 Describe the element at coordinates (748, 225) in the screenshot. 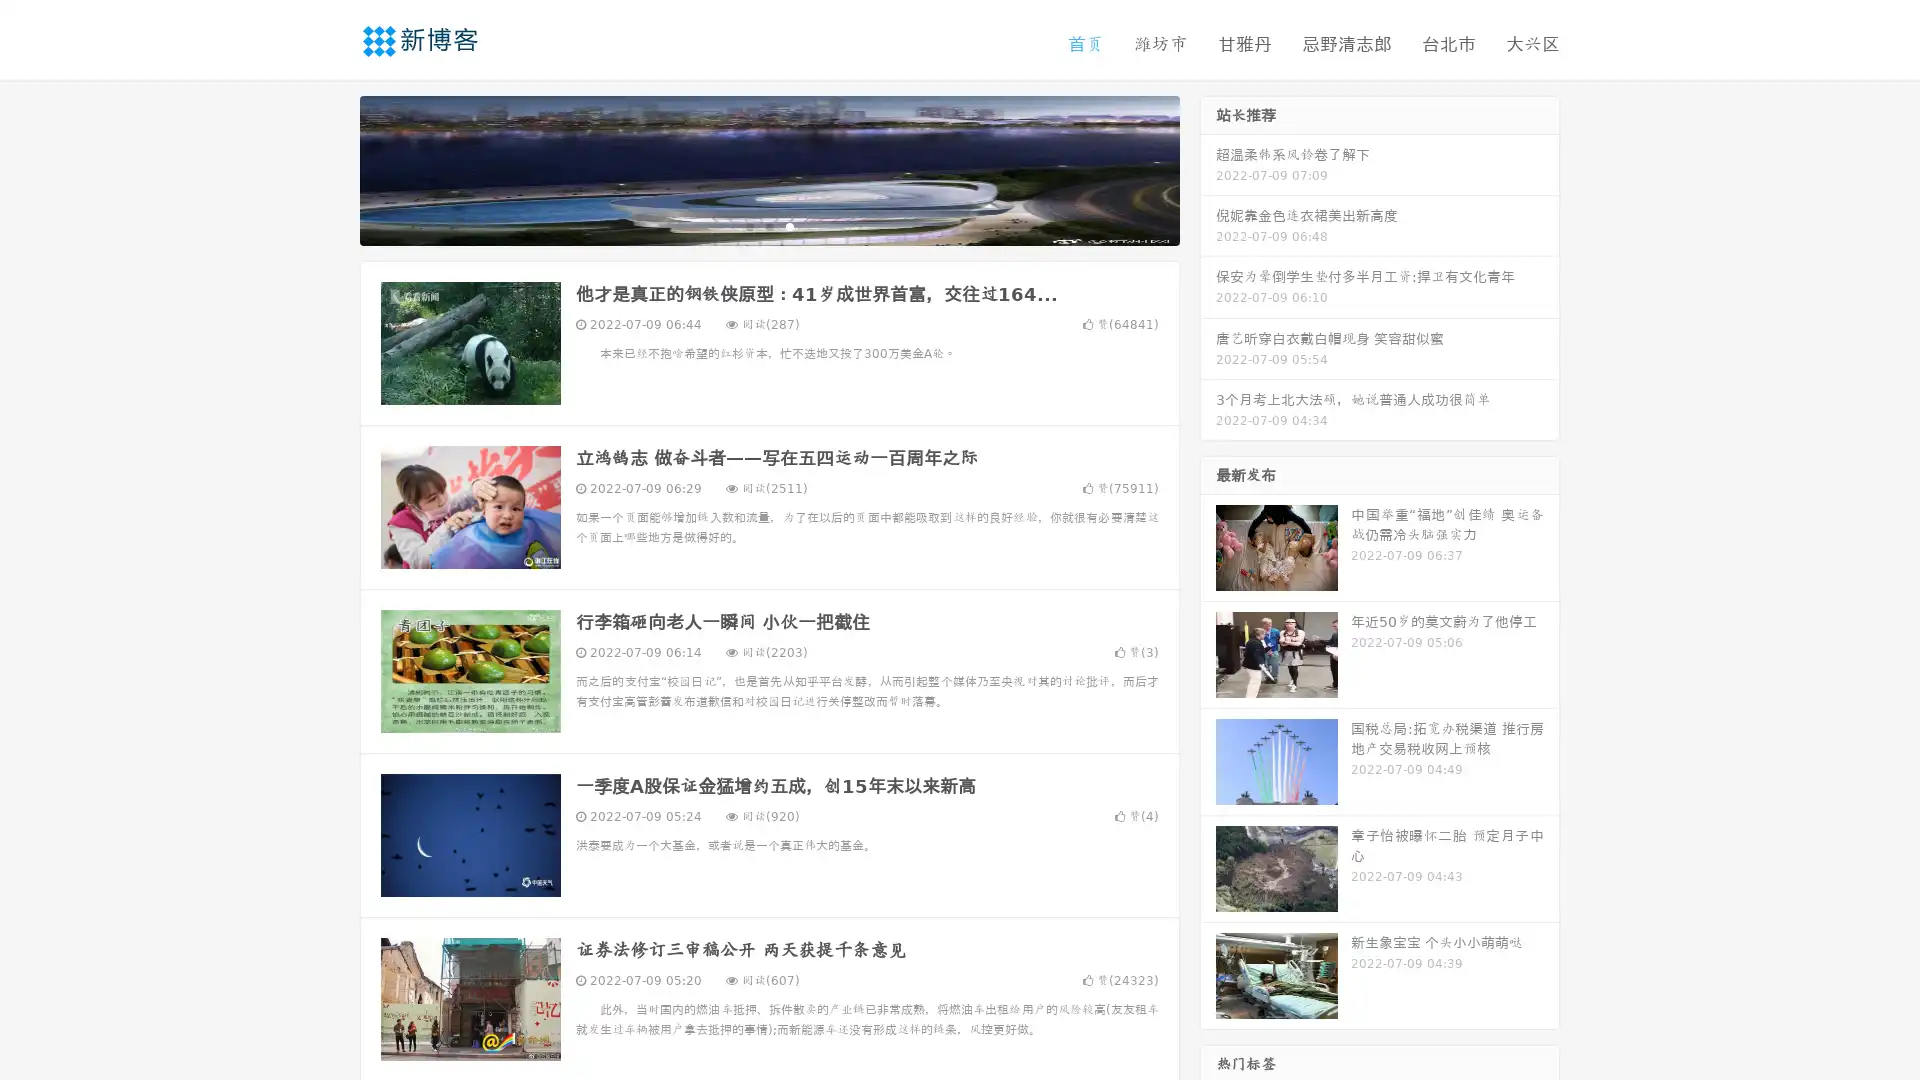

I see `Go to slide 1` at that location.